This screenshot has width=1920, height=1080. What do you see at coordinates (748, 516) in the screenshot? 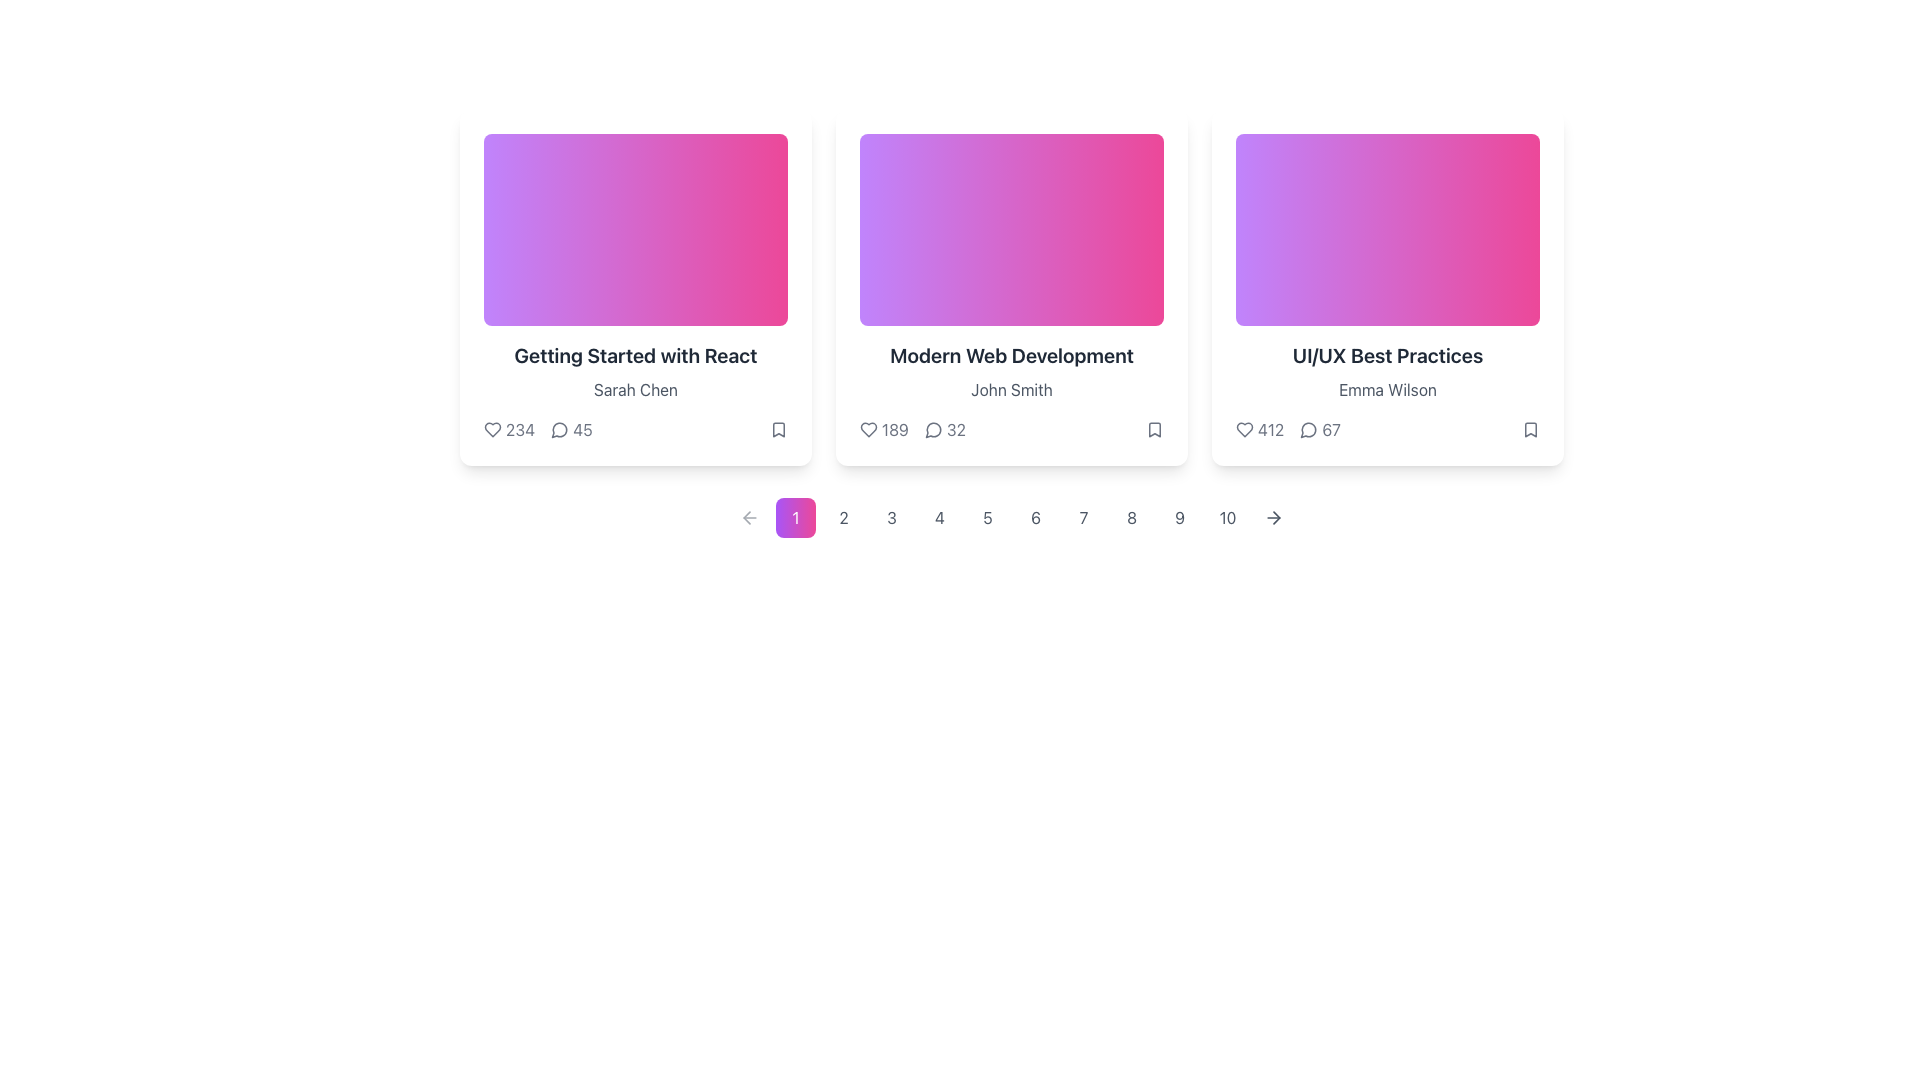
I see `the 'previous page' button with an arrow icon located in the bottom section of the pagination interface` at bounding box center [748, 516].